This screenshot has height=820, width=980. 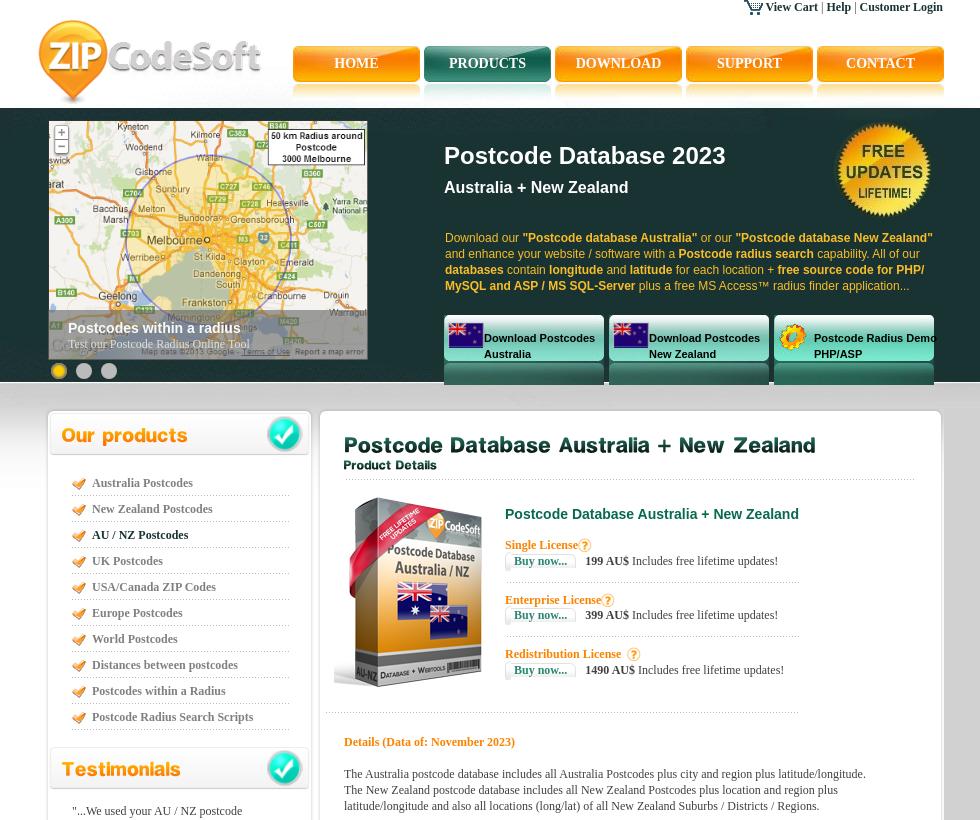 I want to click on 'View Cart', so click(x=762, y=5).